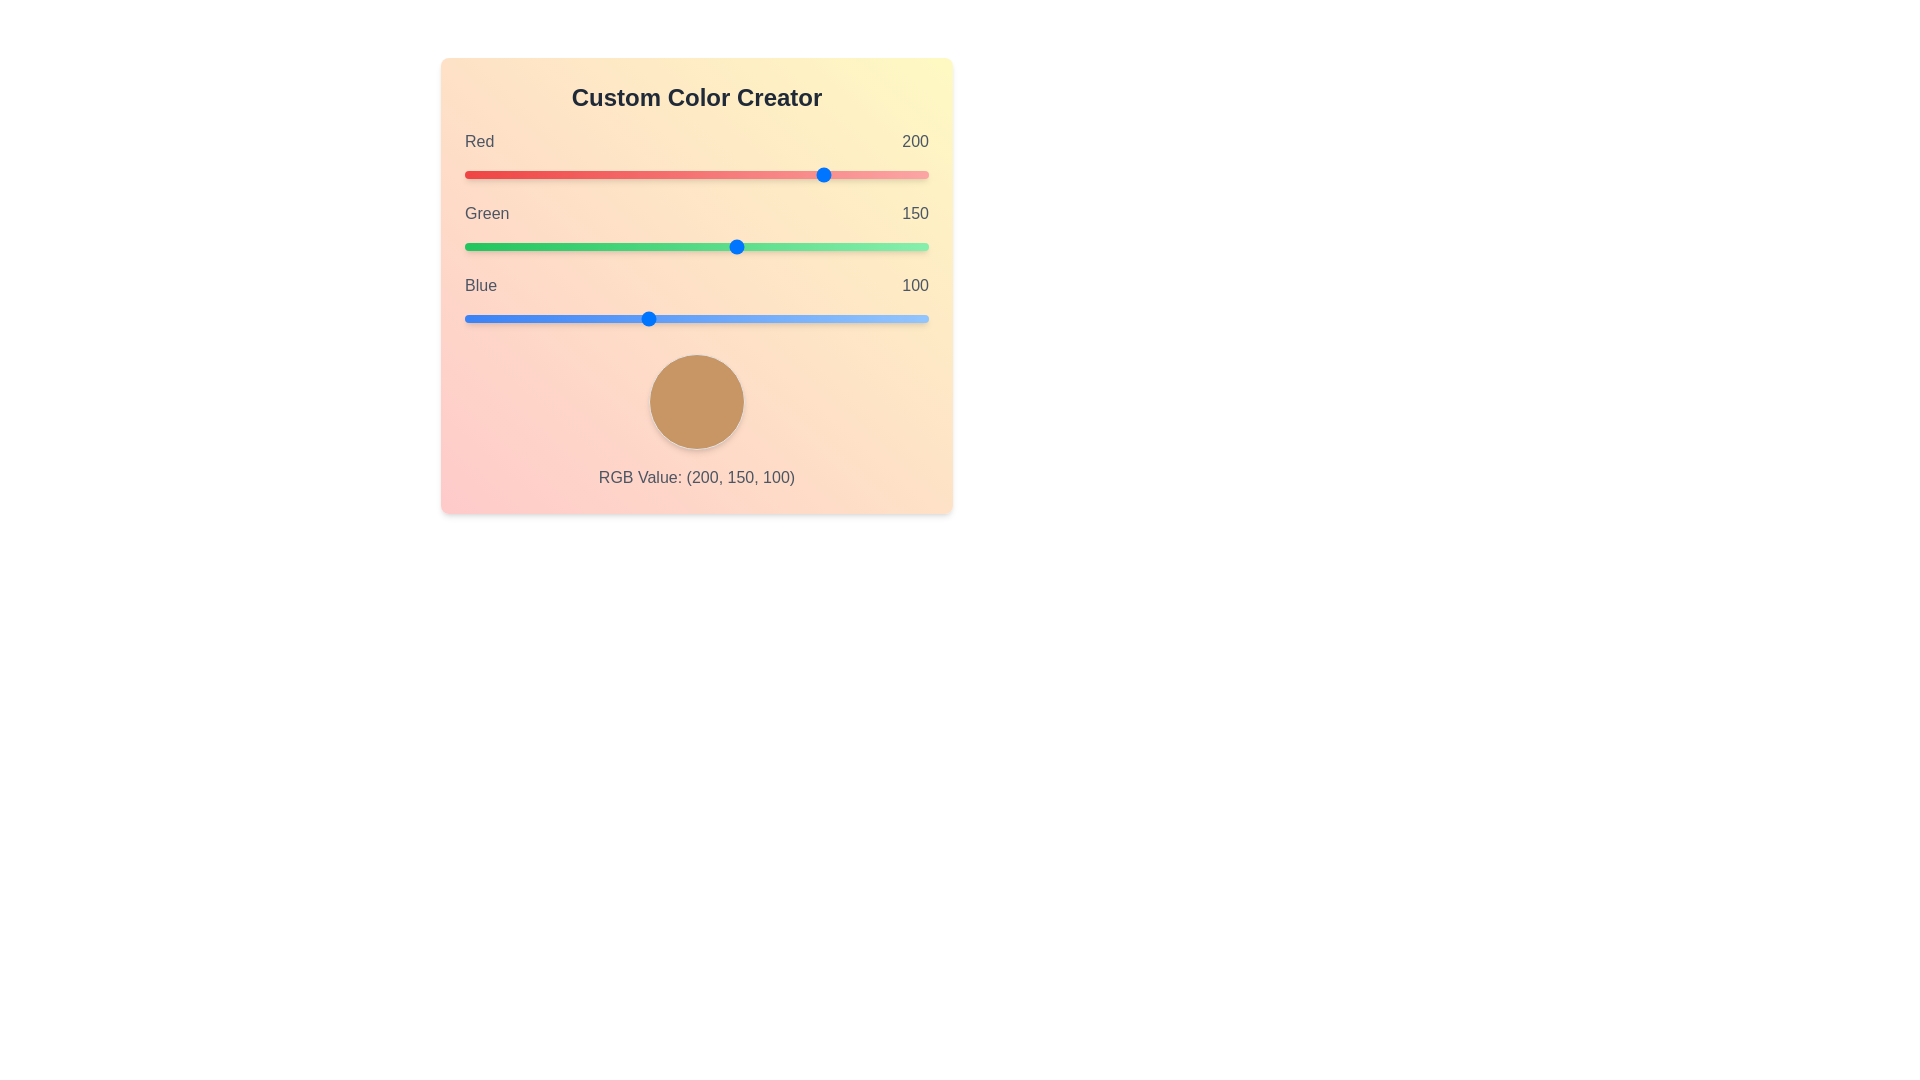  Describe the element at coordinates (819, 318) in the screenshot. I see `the blue slider to set the blue value to 195` at that location.